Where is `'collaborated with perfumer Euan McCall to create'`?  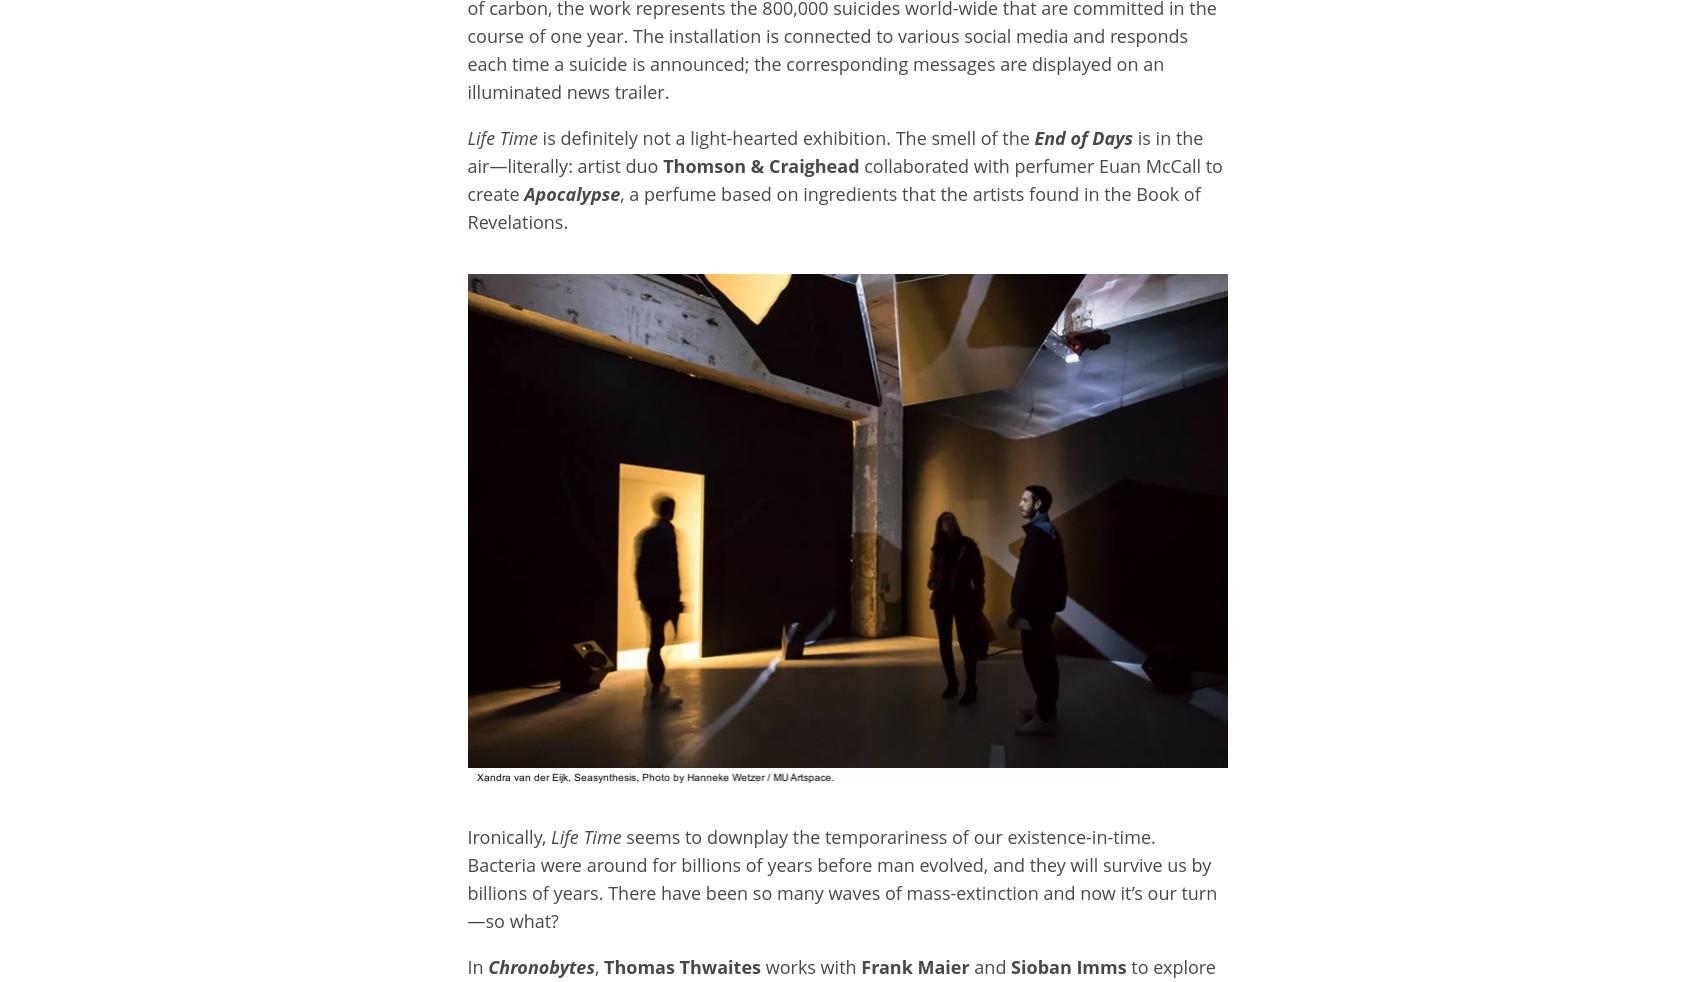
'collaborated with perfumer Euan McCall to create' is located at coordinates (844, 179).